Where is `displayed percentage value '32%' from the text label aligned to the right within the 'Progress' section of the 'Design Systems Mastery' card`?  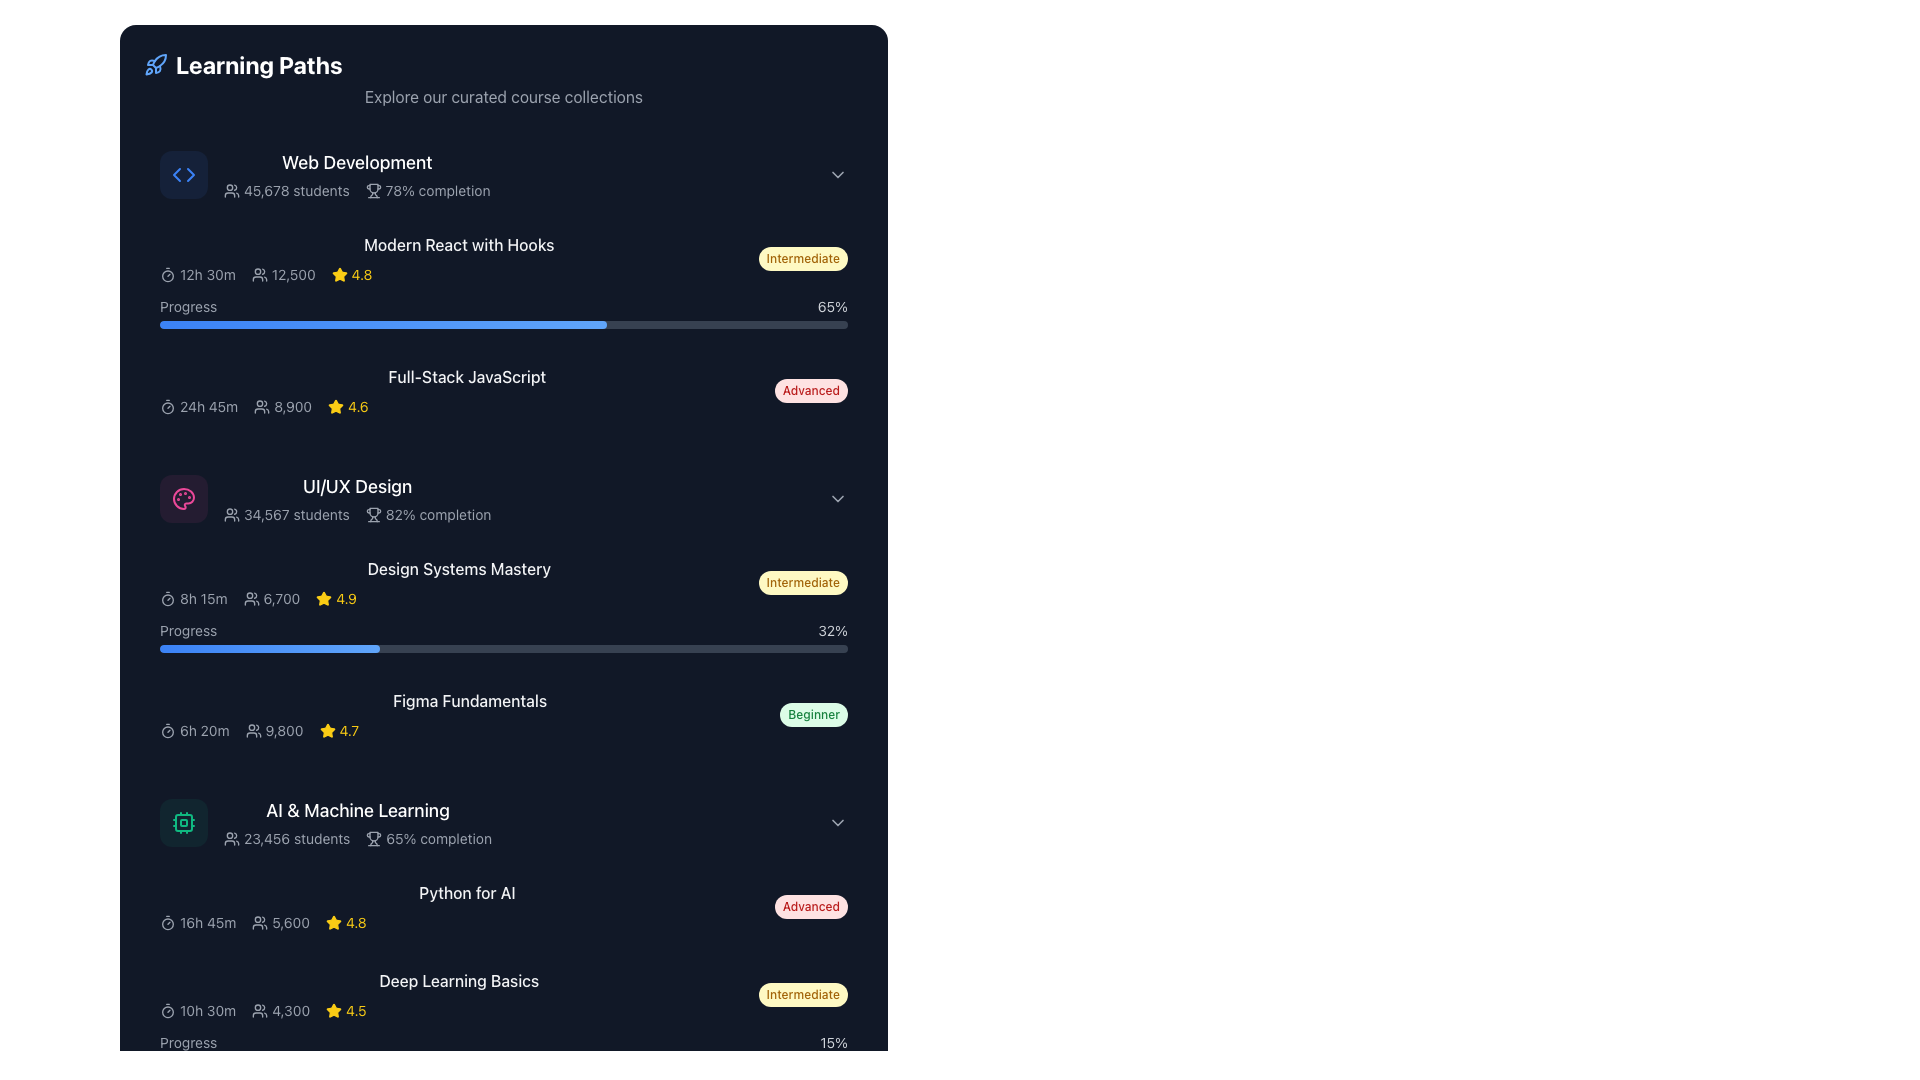
displayed percentage value '32%' from the text label aligned to the right within the 'Progress' section of the 'Design Systems Mastery' card is located at coordinates (833, 631).